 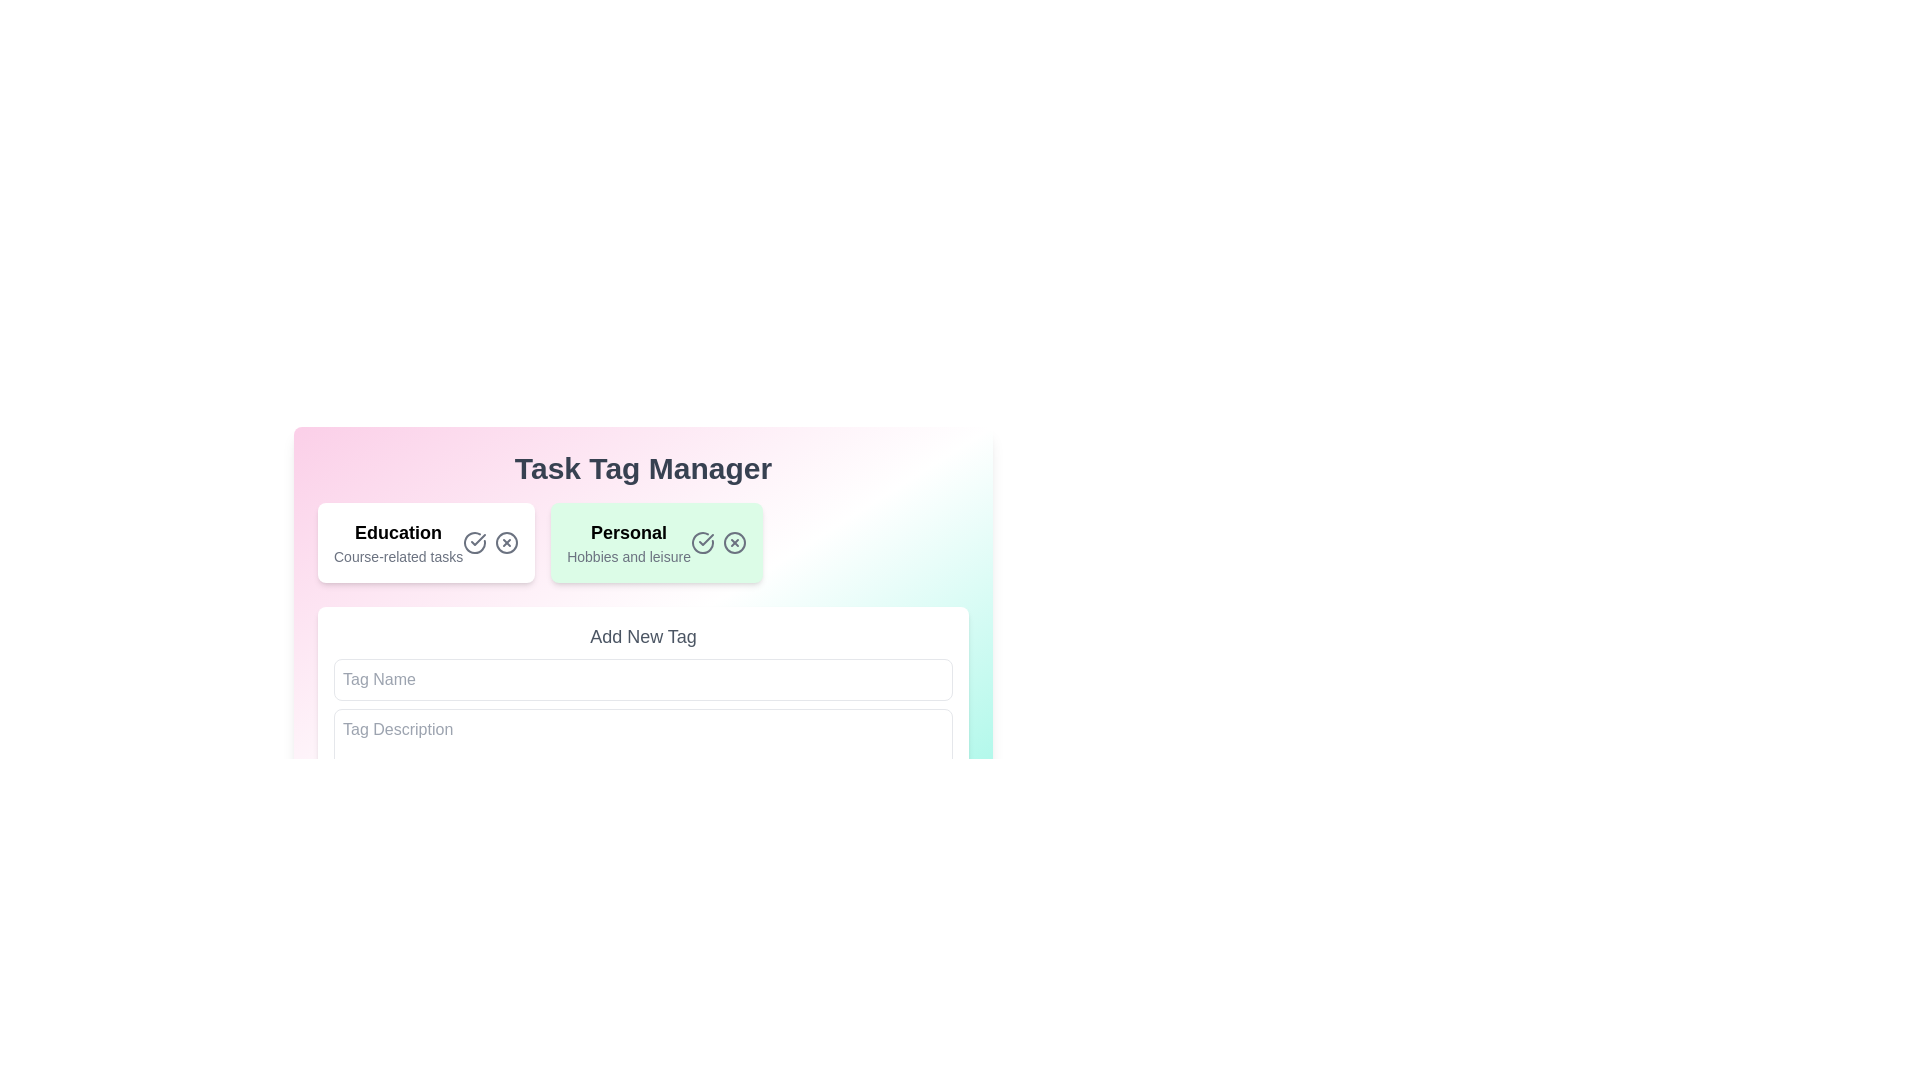 What do you see at coordinates (733, 543) in the screenshot?
I see `the delete button associated with the 'Personal' tag` at bounding box center [733, 543].